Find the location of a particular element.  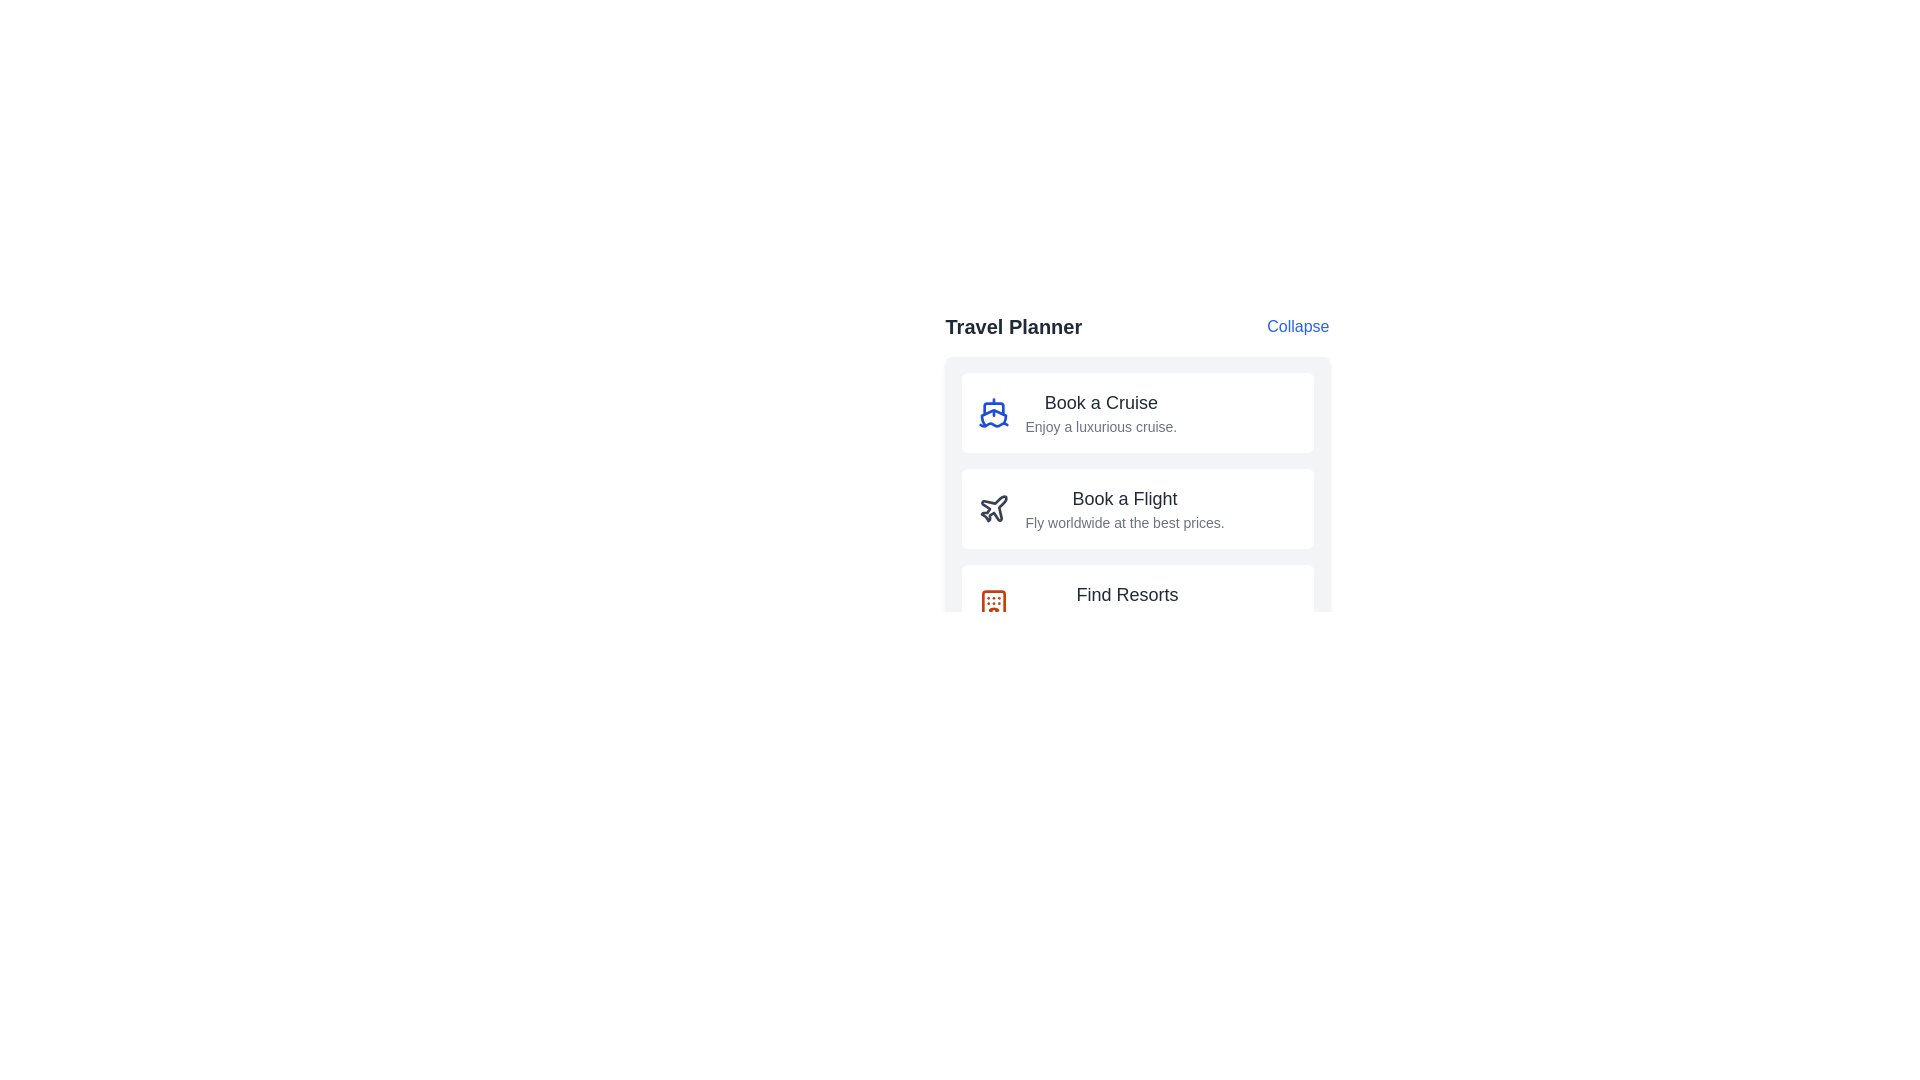

the 'Find Resorts' button located at the bottom of the 'Travel Planner' section is located at coordinates (1137, 604).